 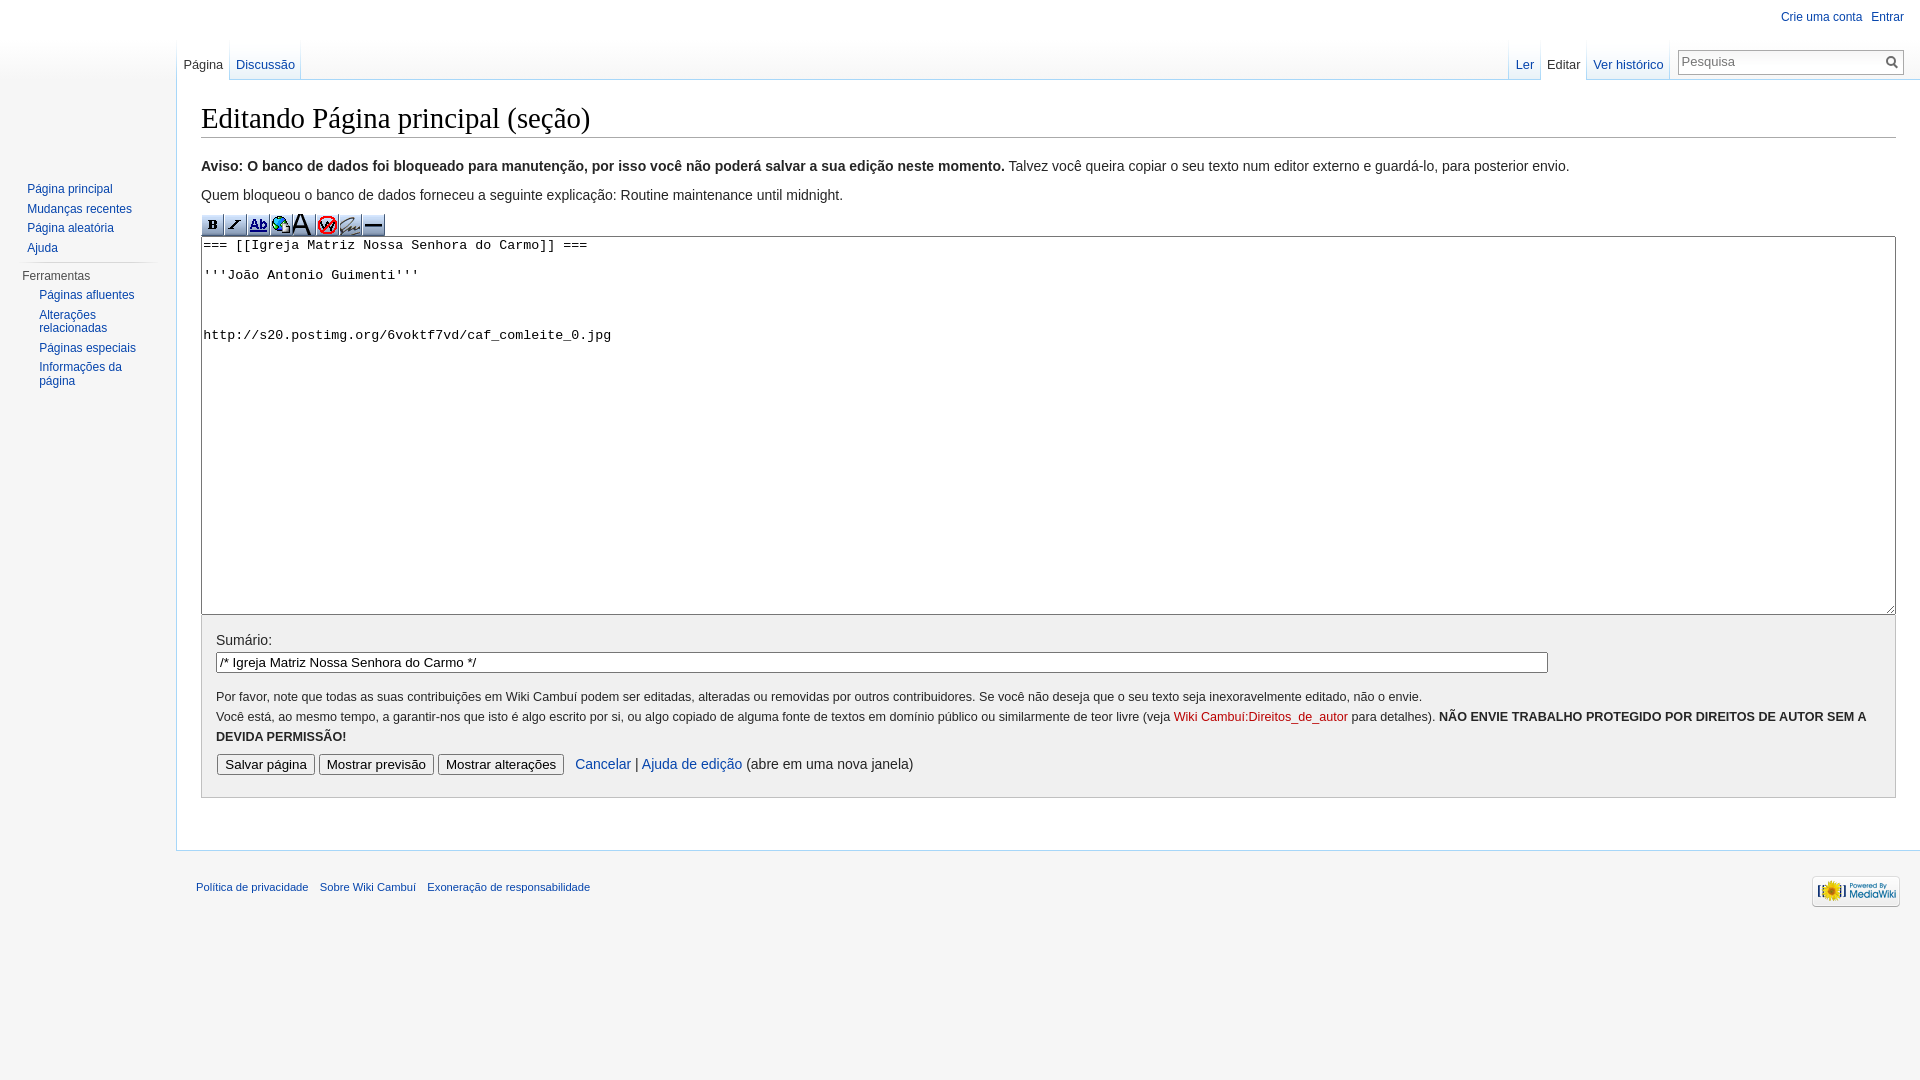 I want to click on 'Editar', so click(x=1563, y=59).